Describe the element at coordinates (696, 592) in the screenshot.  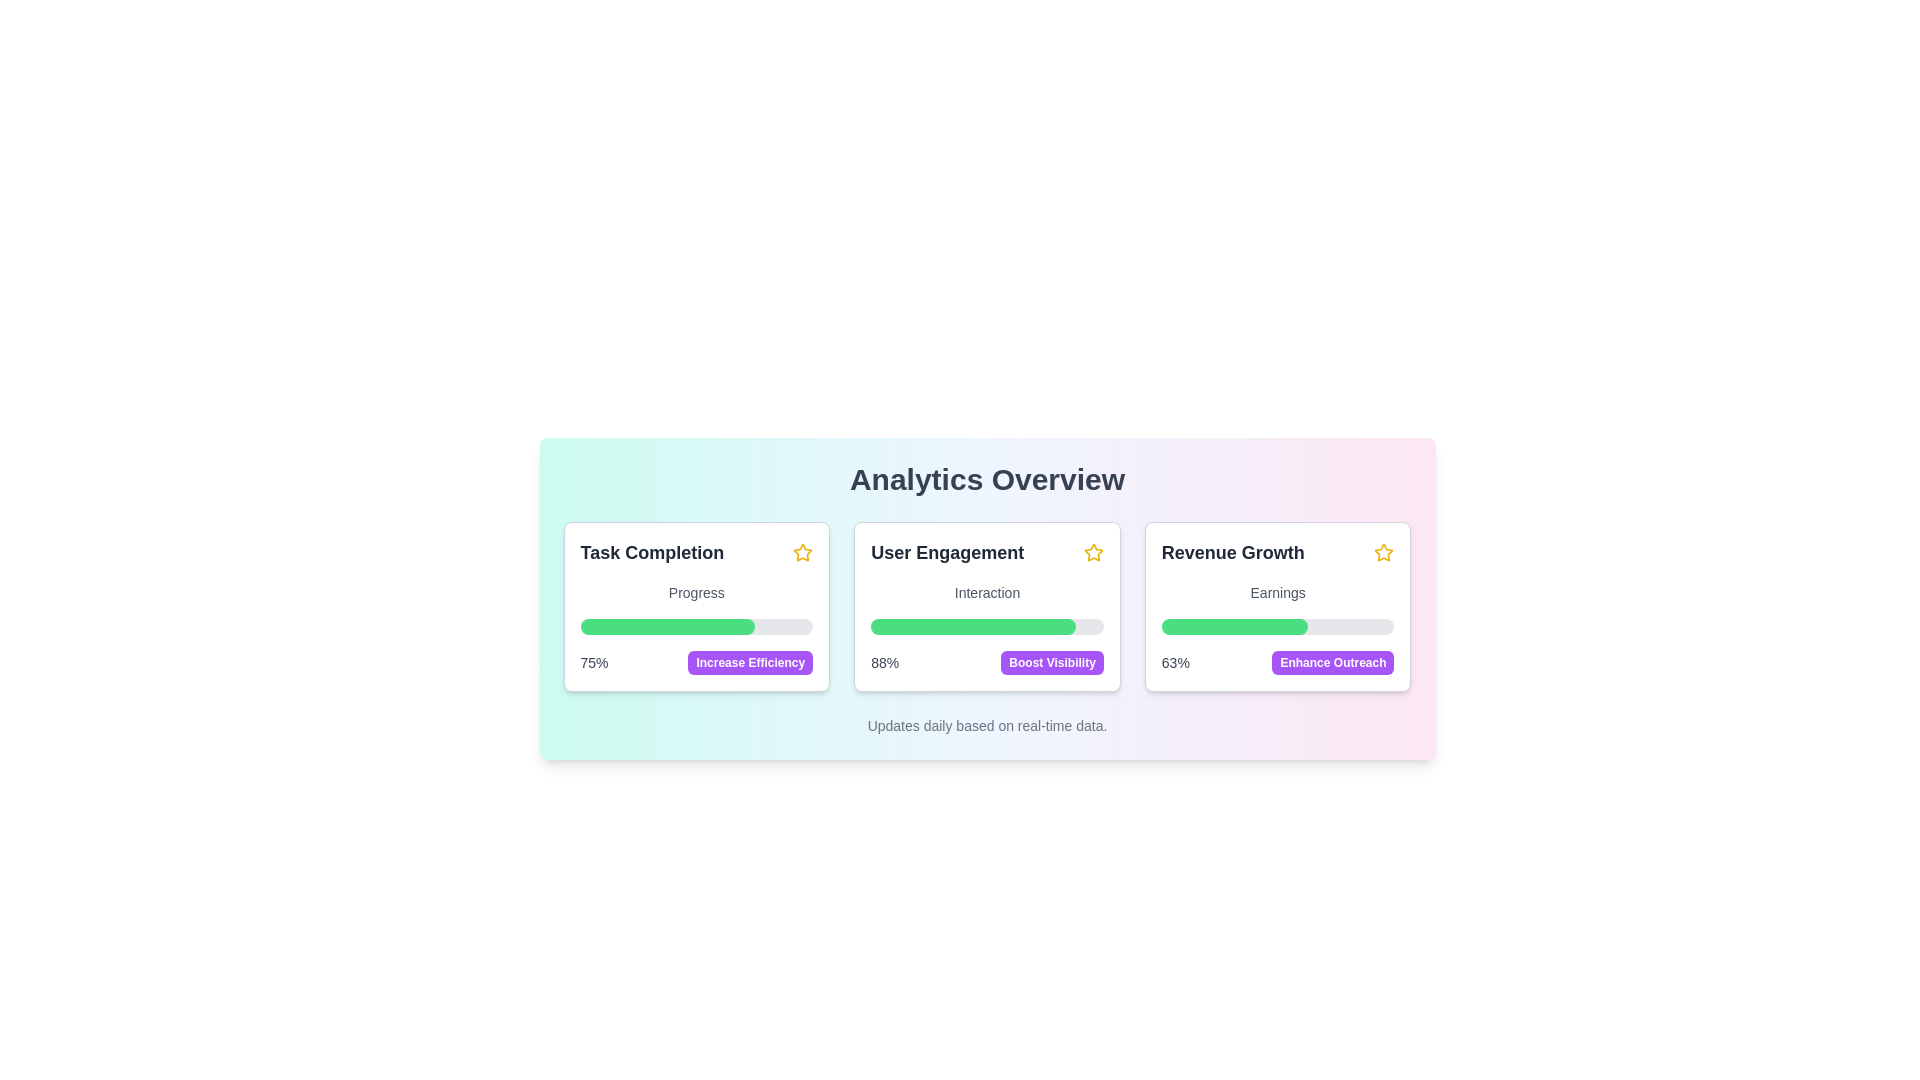
I see `the Text label that describes the progress bar in the 'Task Completion' card, located below the main title and above the progress bar` at that location.